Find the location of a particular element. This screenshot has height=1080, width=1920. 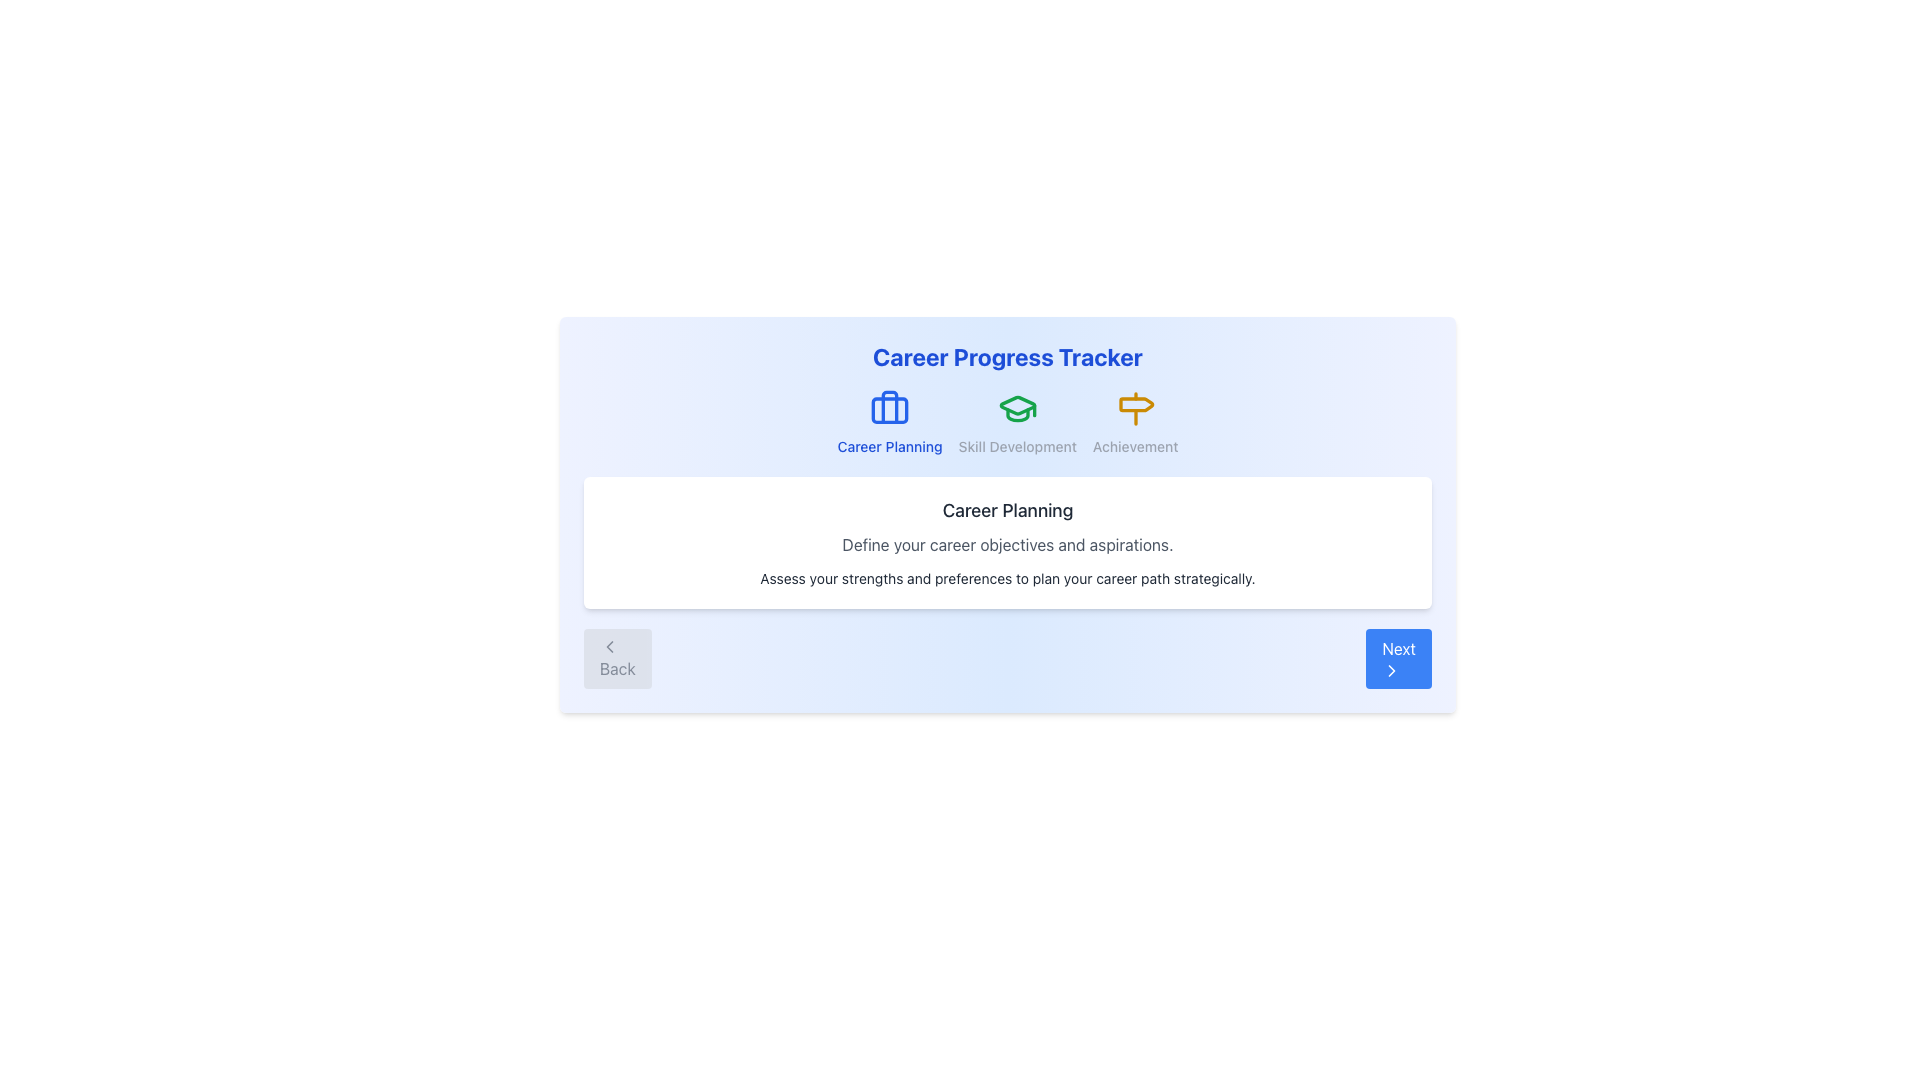

the milestone marker icon in orange, which is the central component of the 'Achievement' icon in the 'Career Progress Tracker' section is located at coordinates (1136, 404).